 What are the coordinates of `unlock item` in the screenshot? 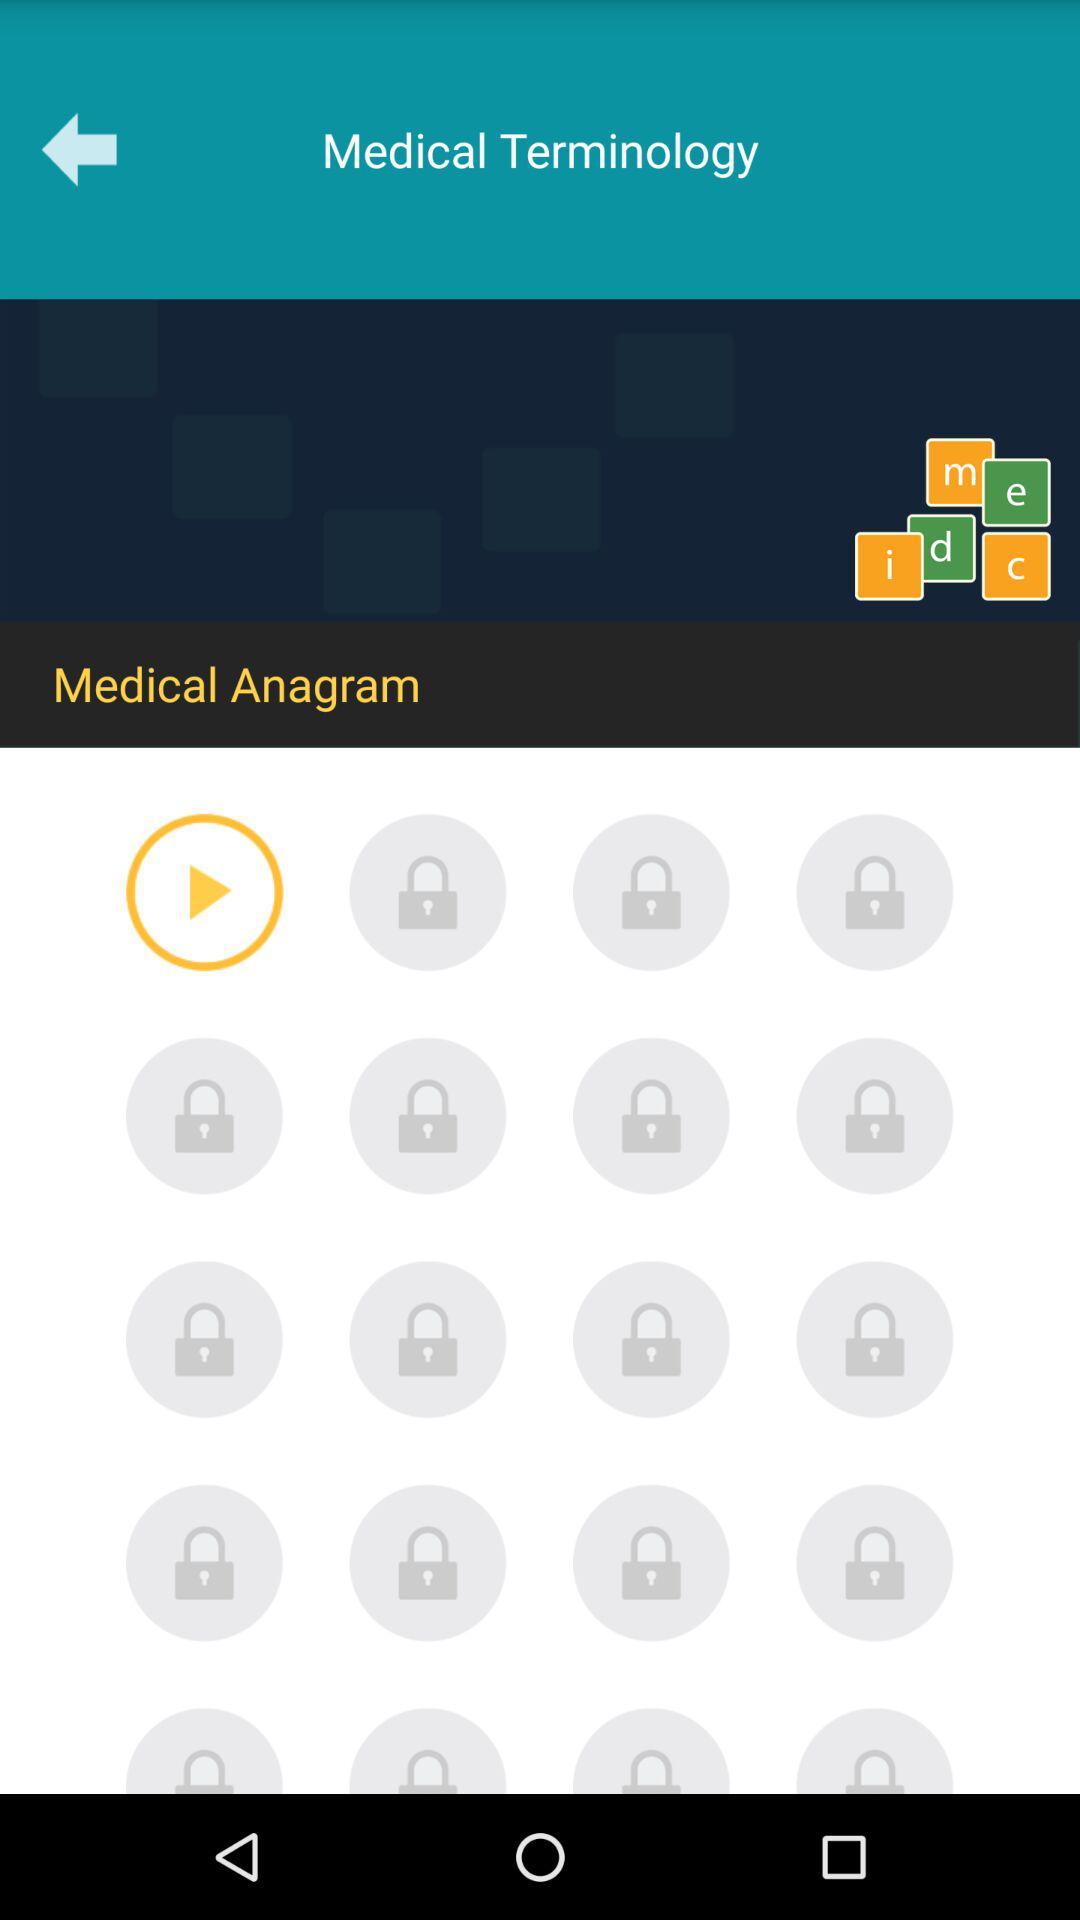 It's located at (651, 891).